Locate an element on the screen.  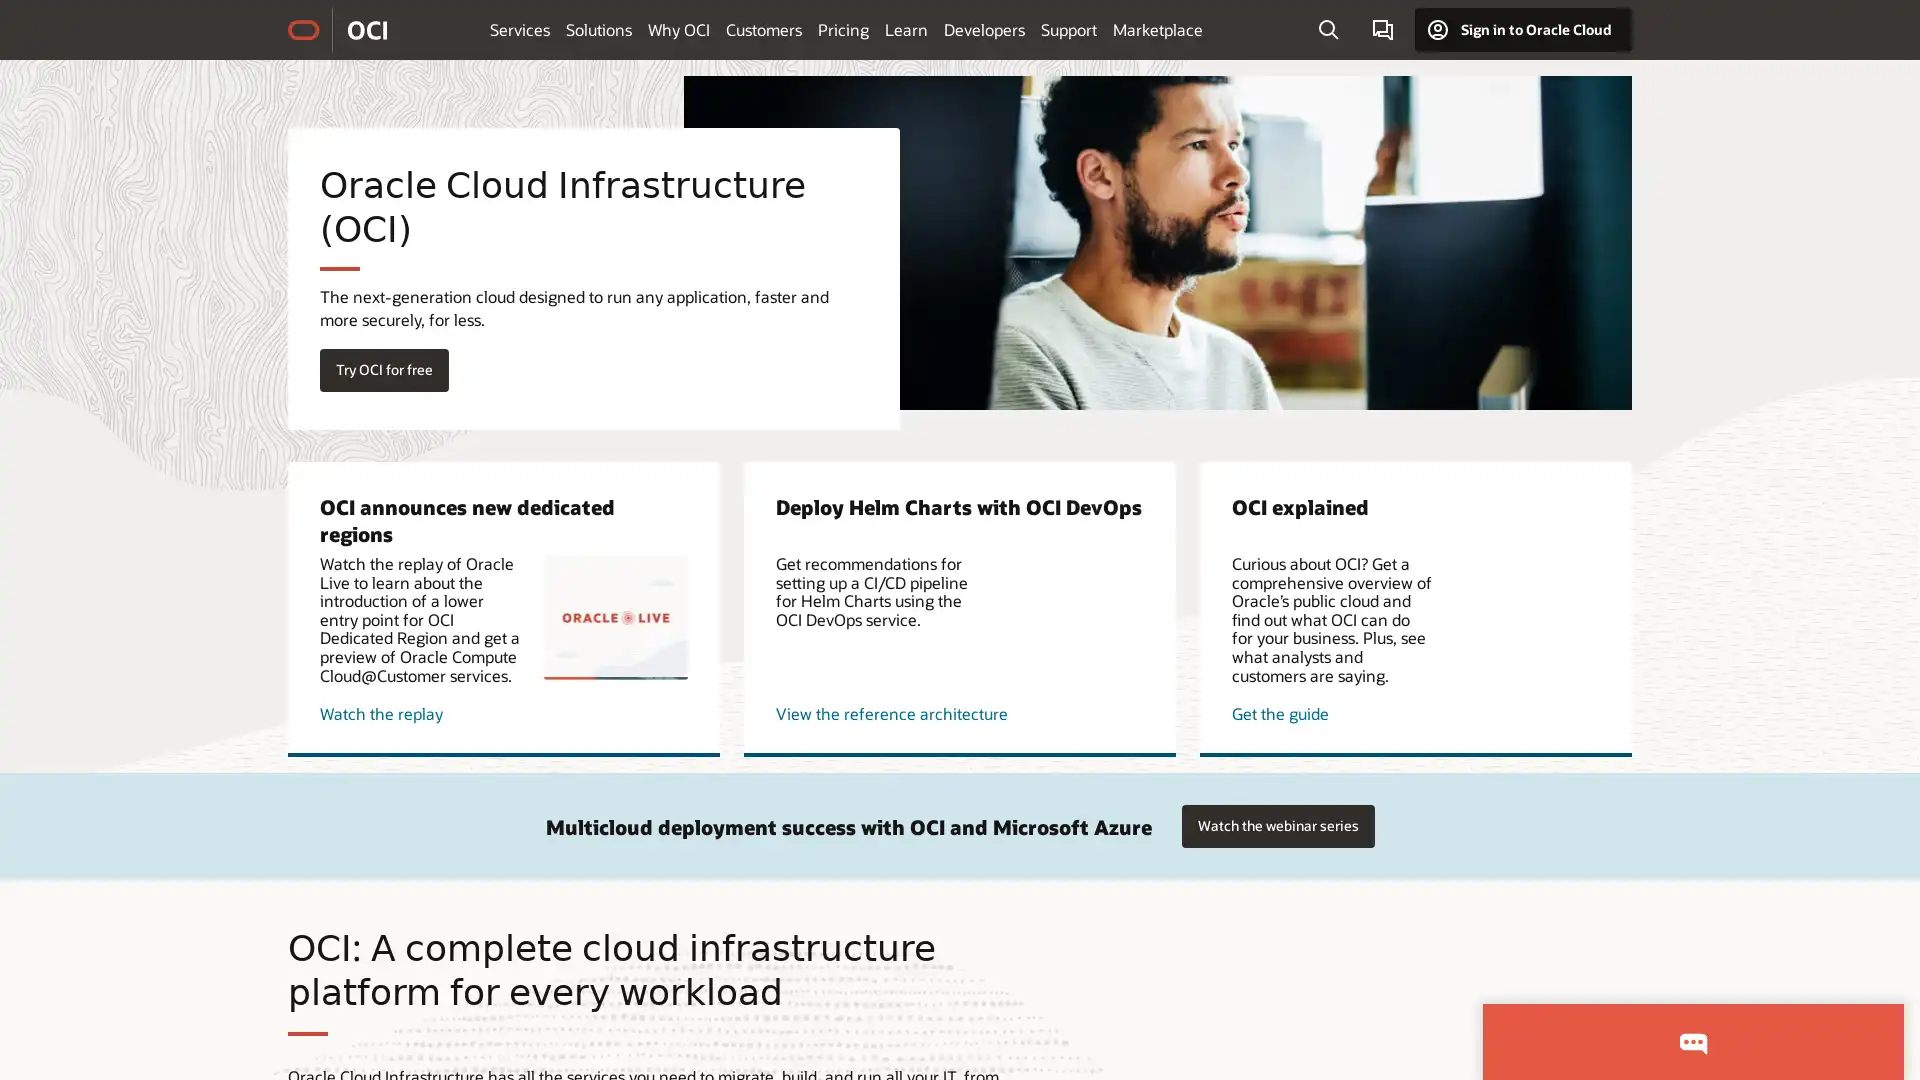
Marketplace is located at coordinates (1157, 29).